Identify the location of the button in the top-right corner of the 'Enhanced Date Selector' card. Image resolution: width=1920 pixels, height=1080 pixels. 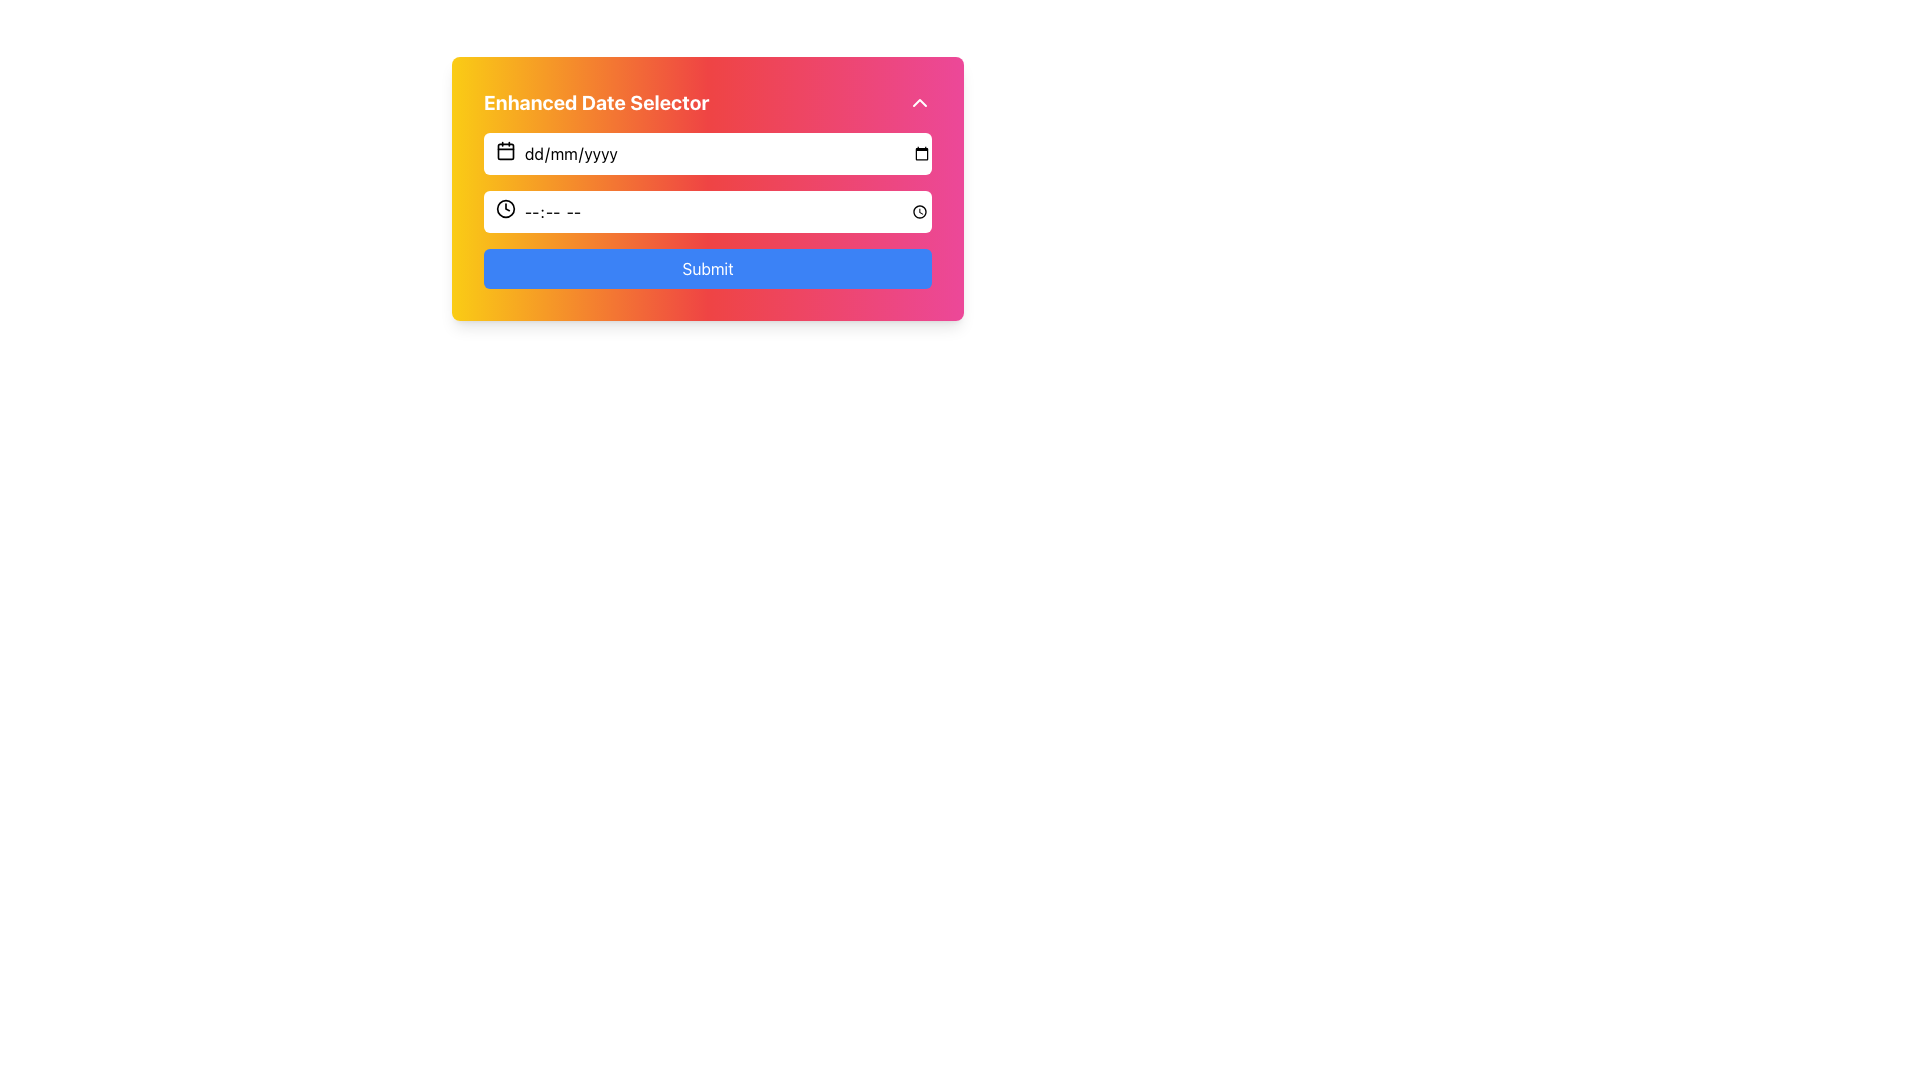
(919, 103).